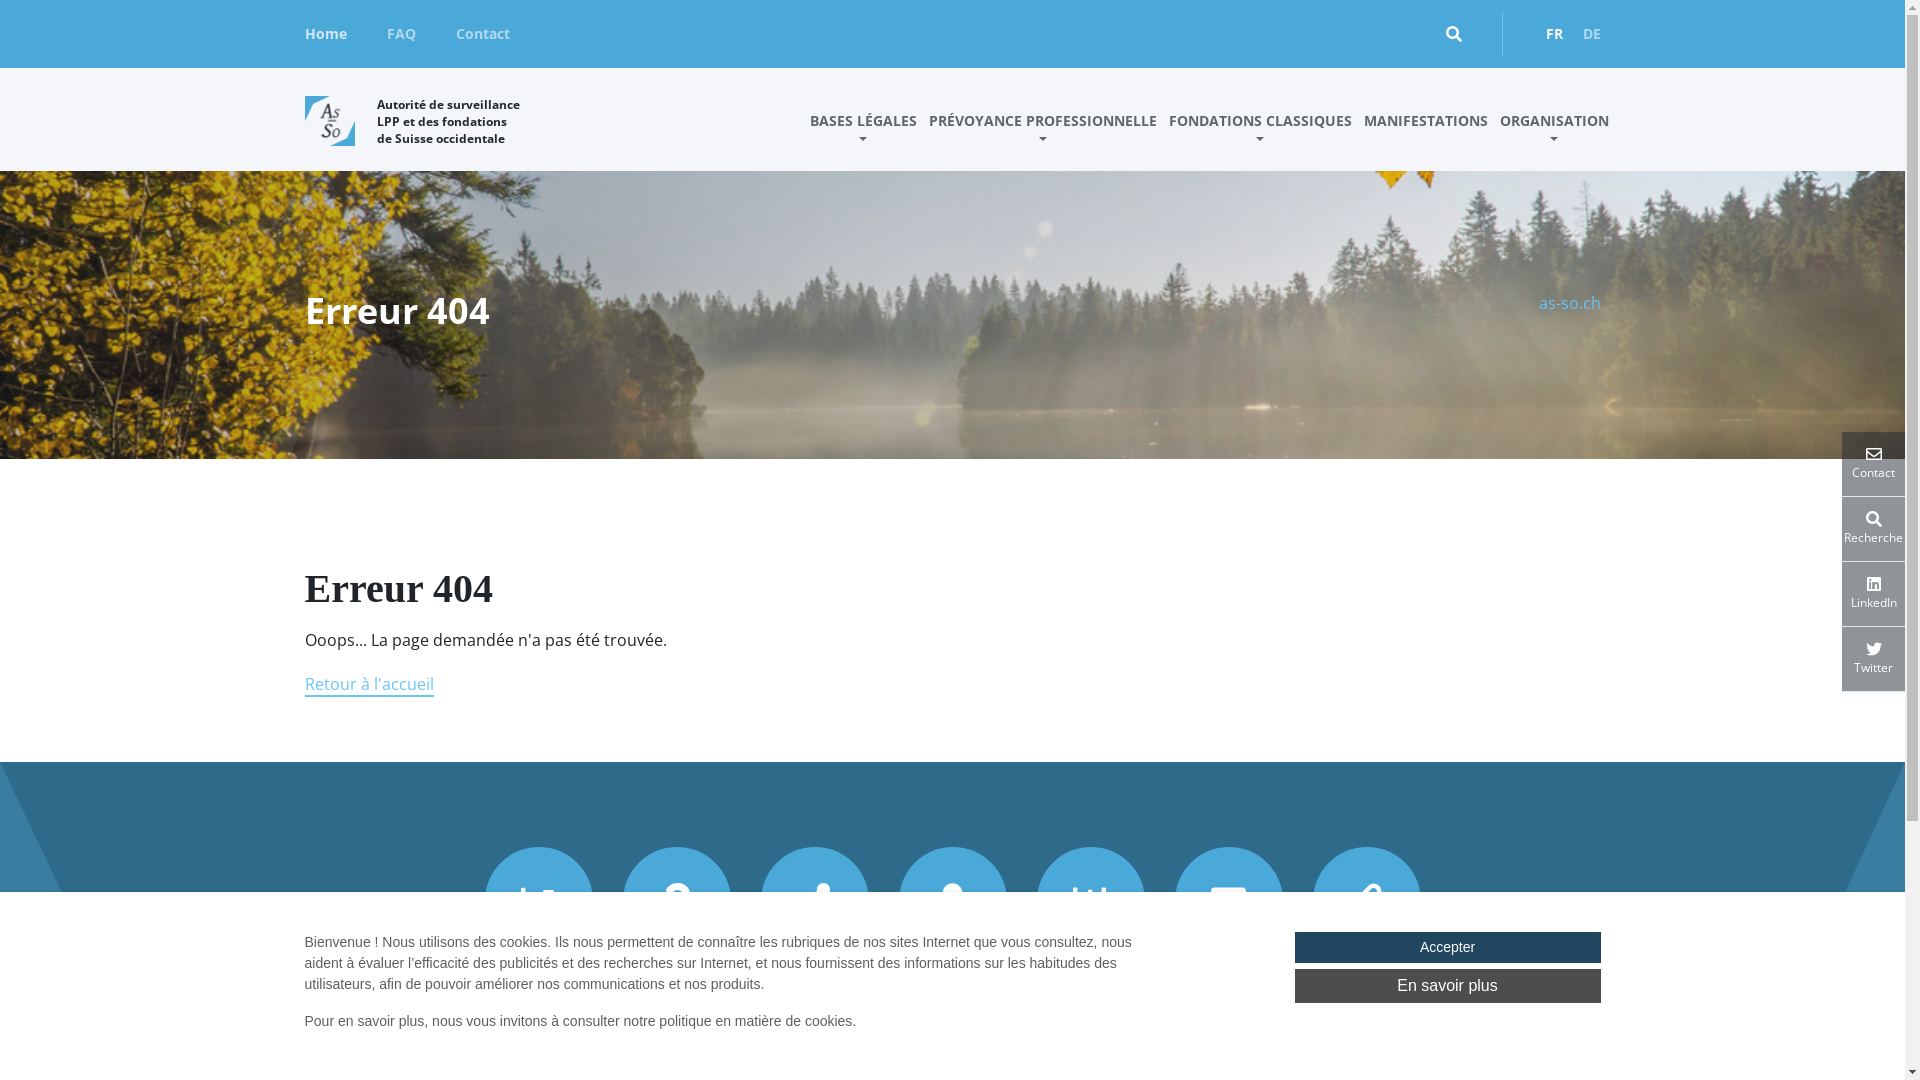 This screenshot has width=1920, height=1080. I want to click on 'Accepter', so click(1446, 946).